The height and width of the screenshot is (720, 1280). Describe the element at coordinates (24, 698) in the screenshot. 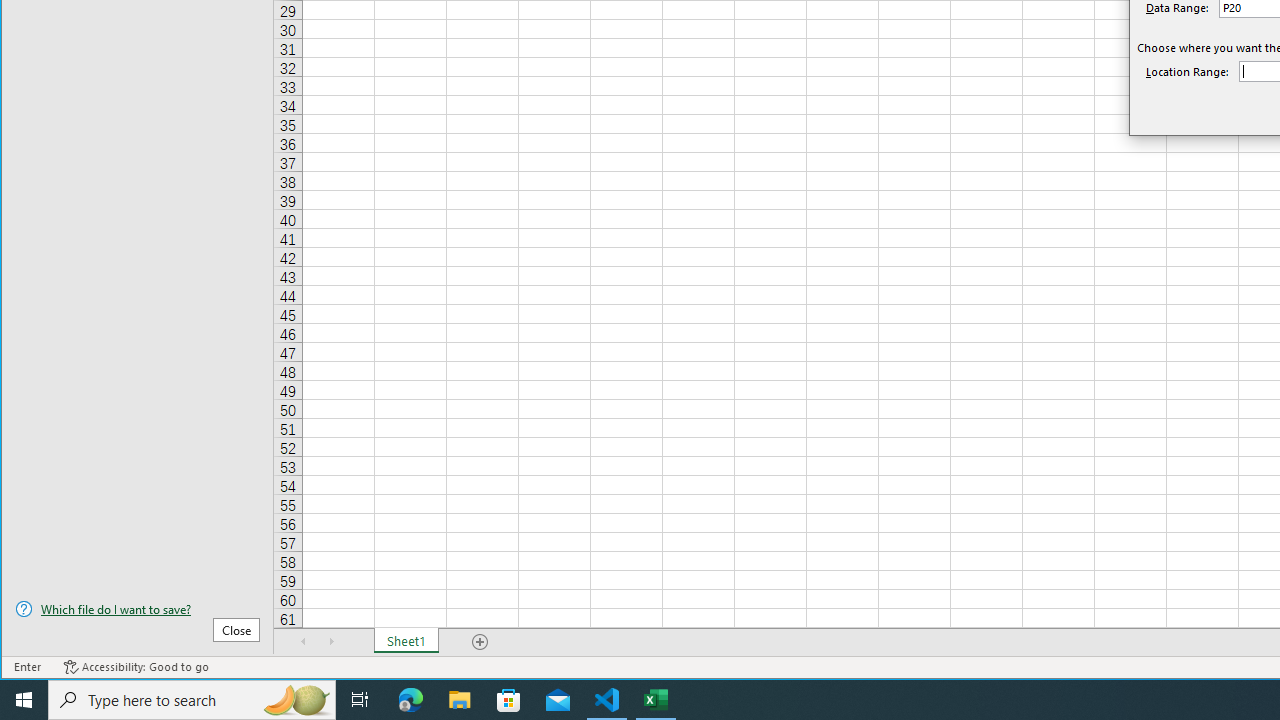

I see `'Start'` at that location.